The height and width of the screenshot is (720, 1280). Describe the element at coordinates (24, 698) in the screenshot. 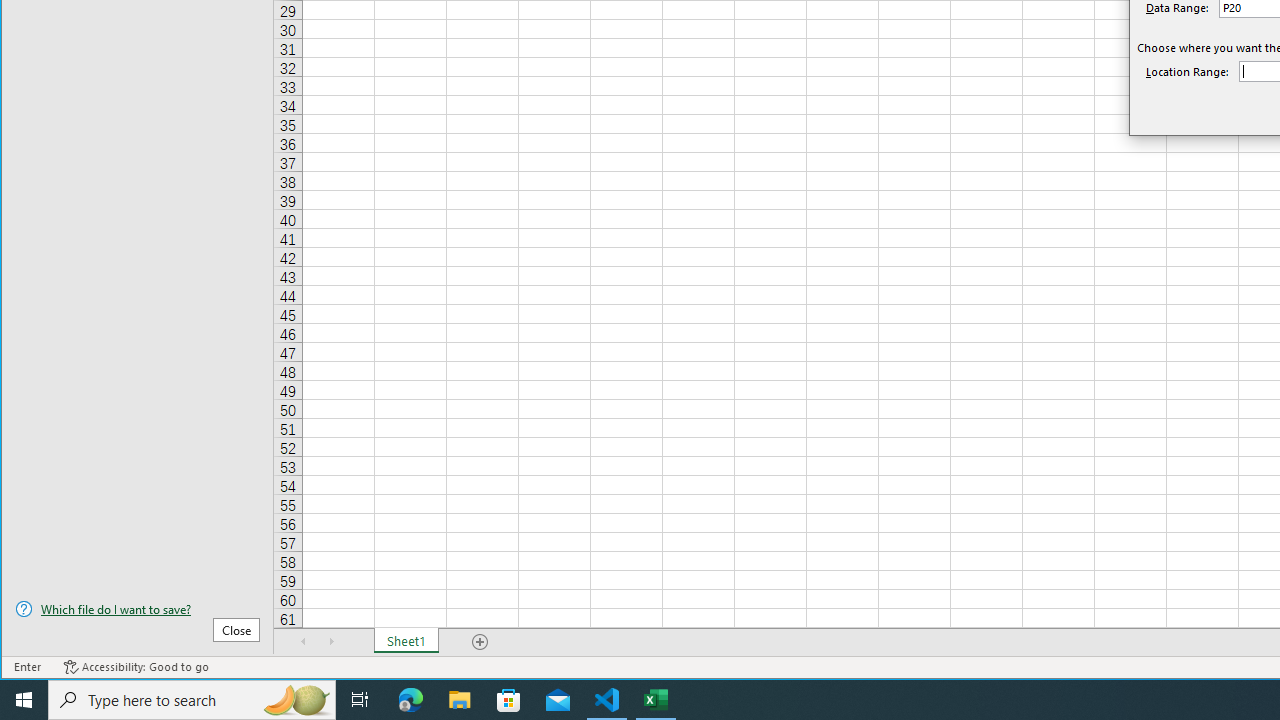

I see `'Start'` at that location.